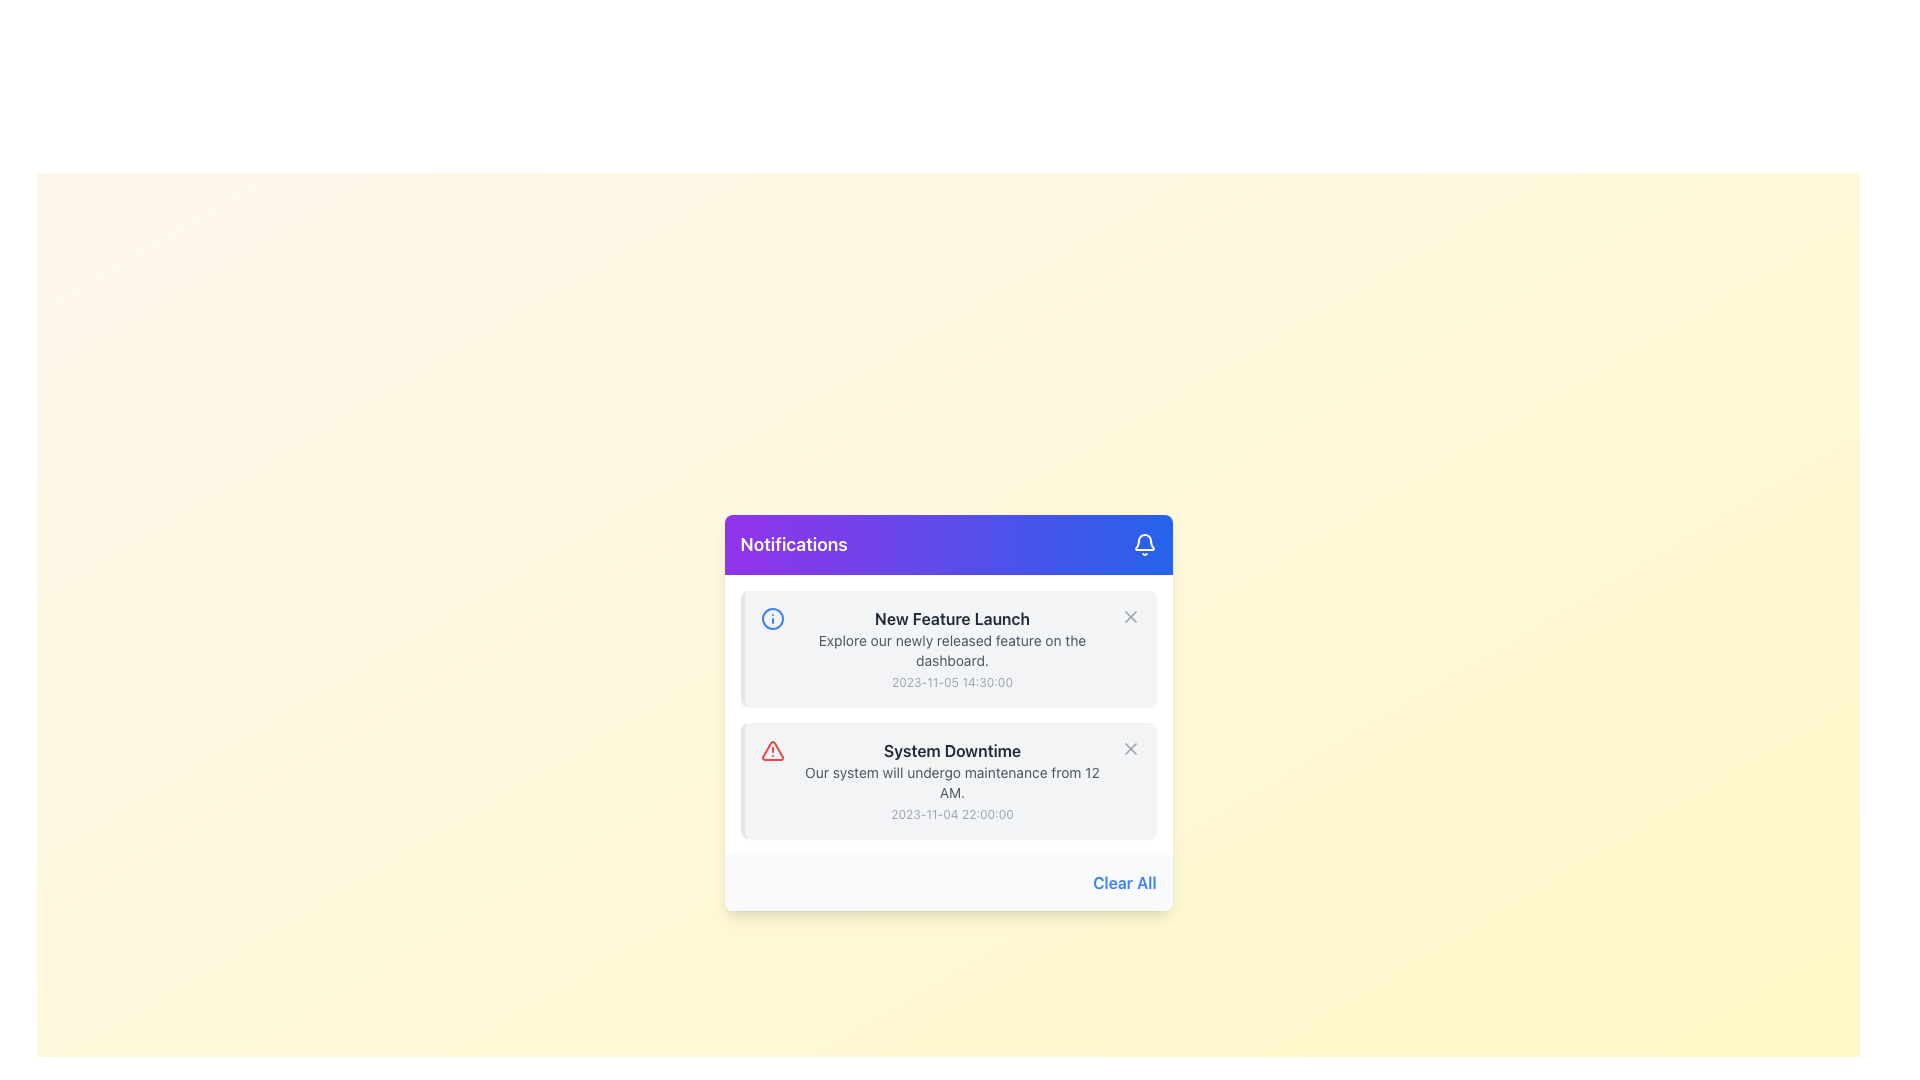 Image resolution: width=1920 pixels, height=1080 pixels. What do you see at coordinates (951, 814) in the screenshot?
I see `the Text Label displaying the date and time '2023-11-04 22:00:00', which is styled in light gray and is positioned below the title 'System Downtime' and description 'Our system will undergo maintenance from 12 AM.'` at bounding box center [951, 814].